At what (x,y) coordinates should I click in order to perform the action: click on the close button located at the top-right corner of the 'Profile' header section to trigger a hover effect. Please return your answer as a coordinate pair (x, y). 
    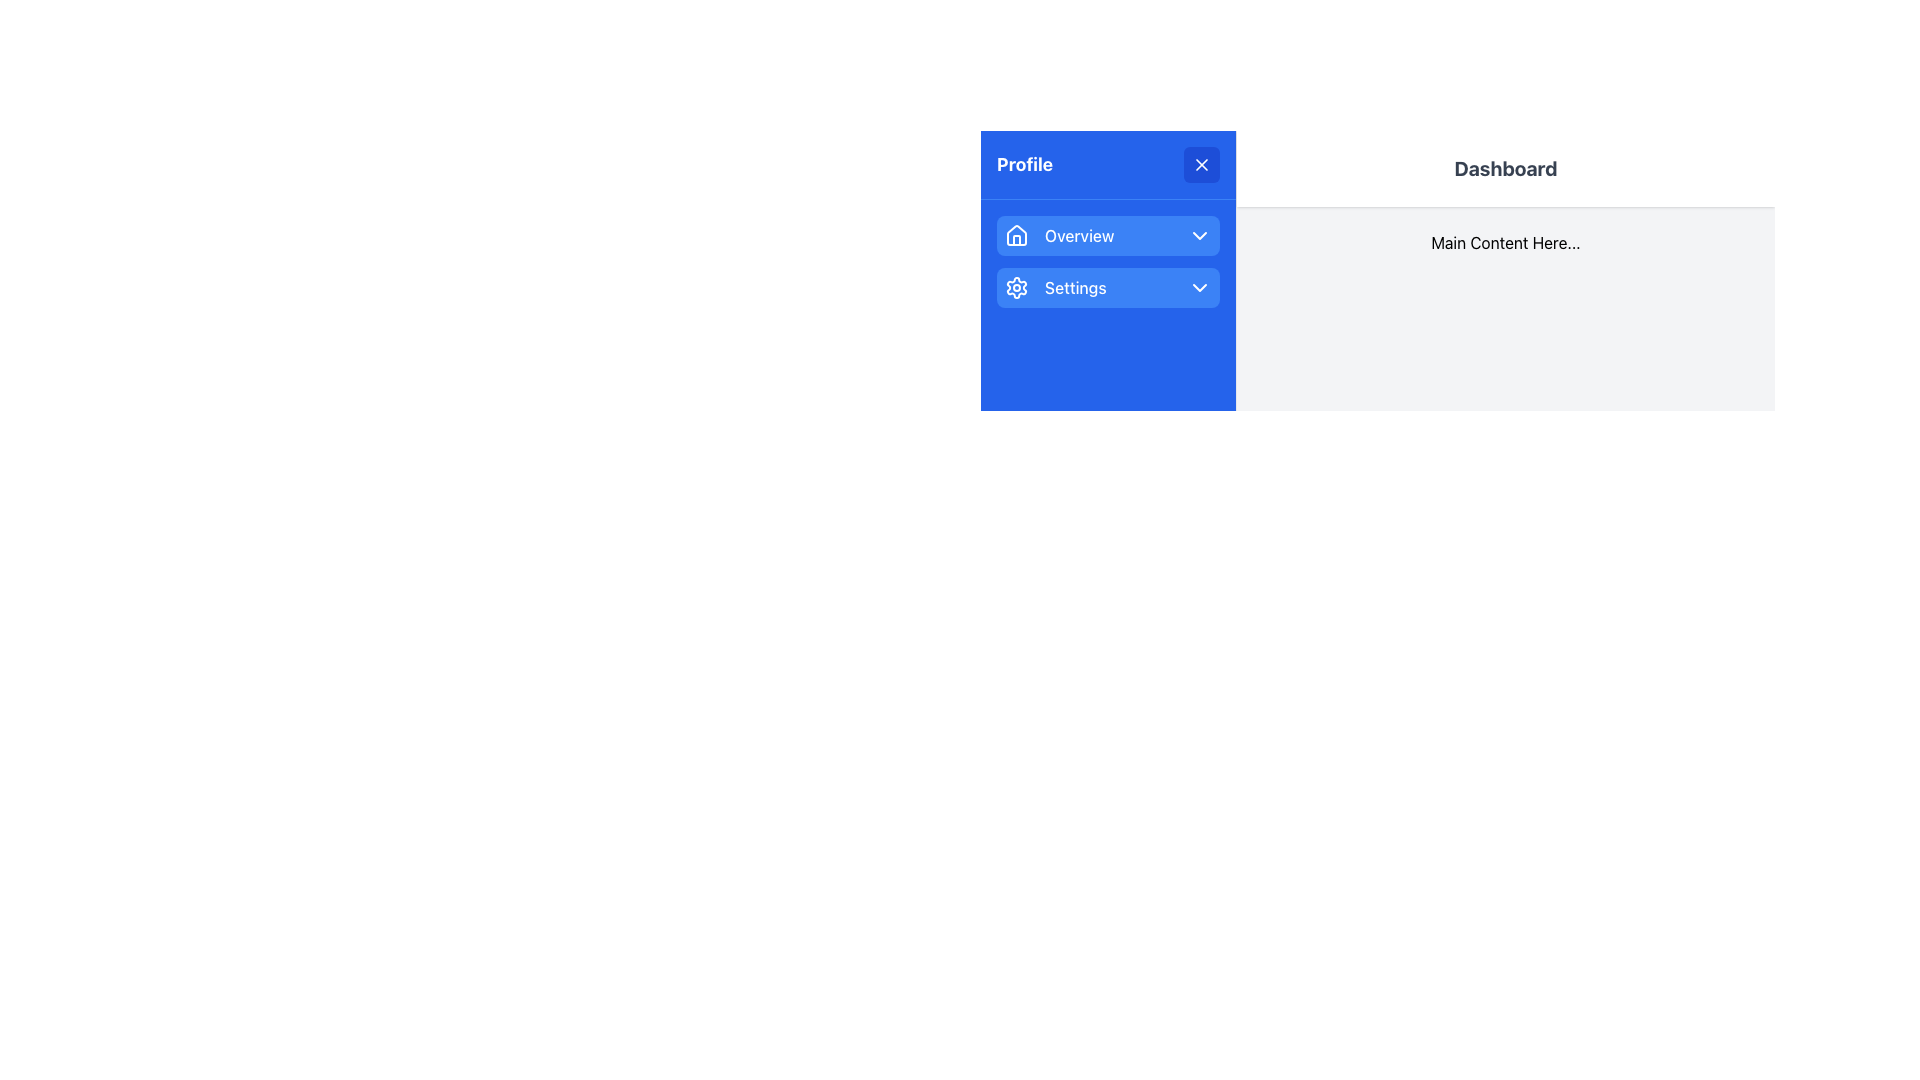
    Looking at the image, I should click on (1200, 164).